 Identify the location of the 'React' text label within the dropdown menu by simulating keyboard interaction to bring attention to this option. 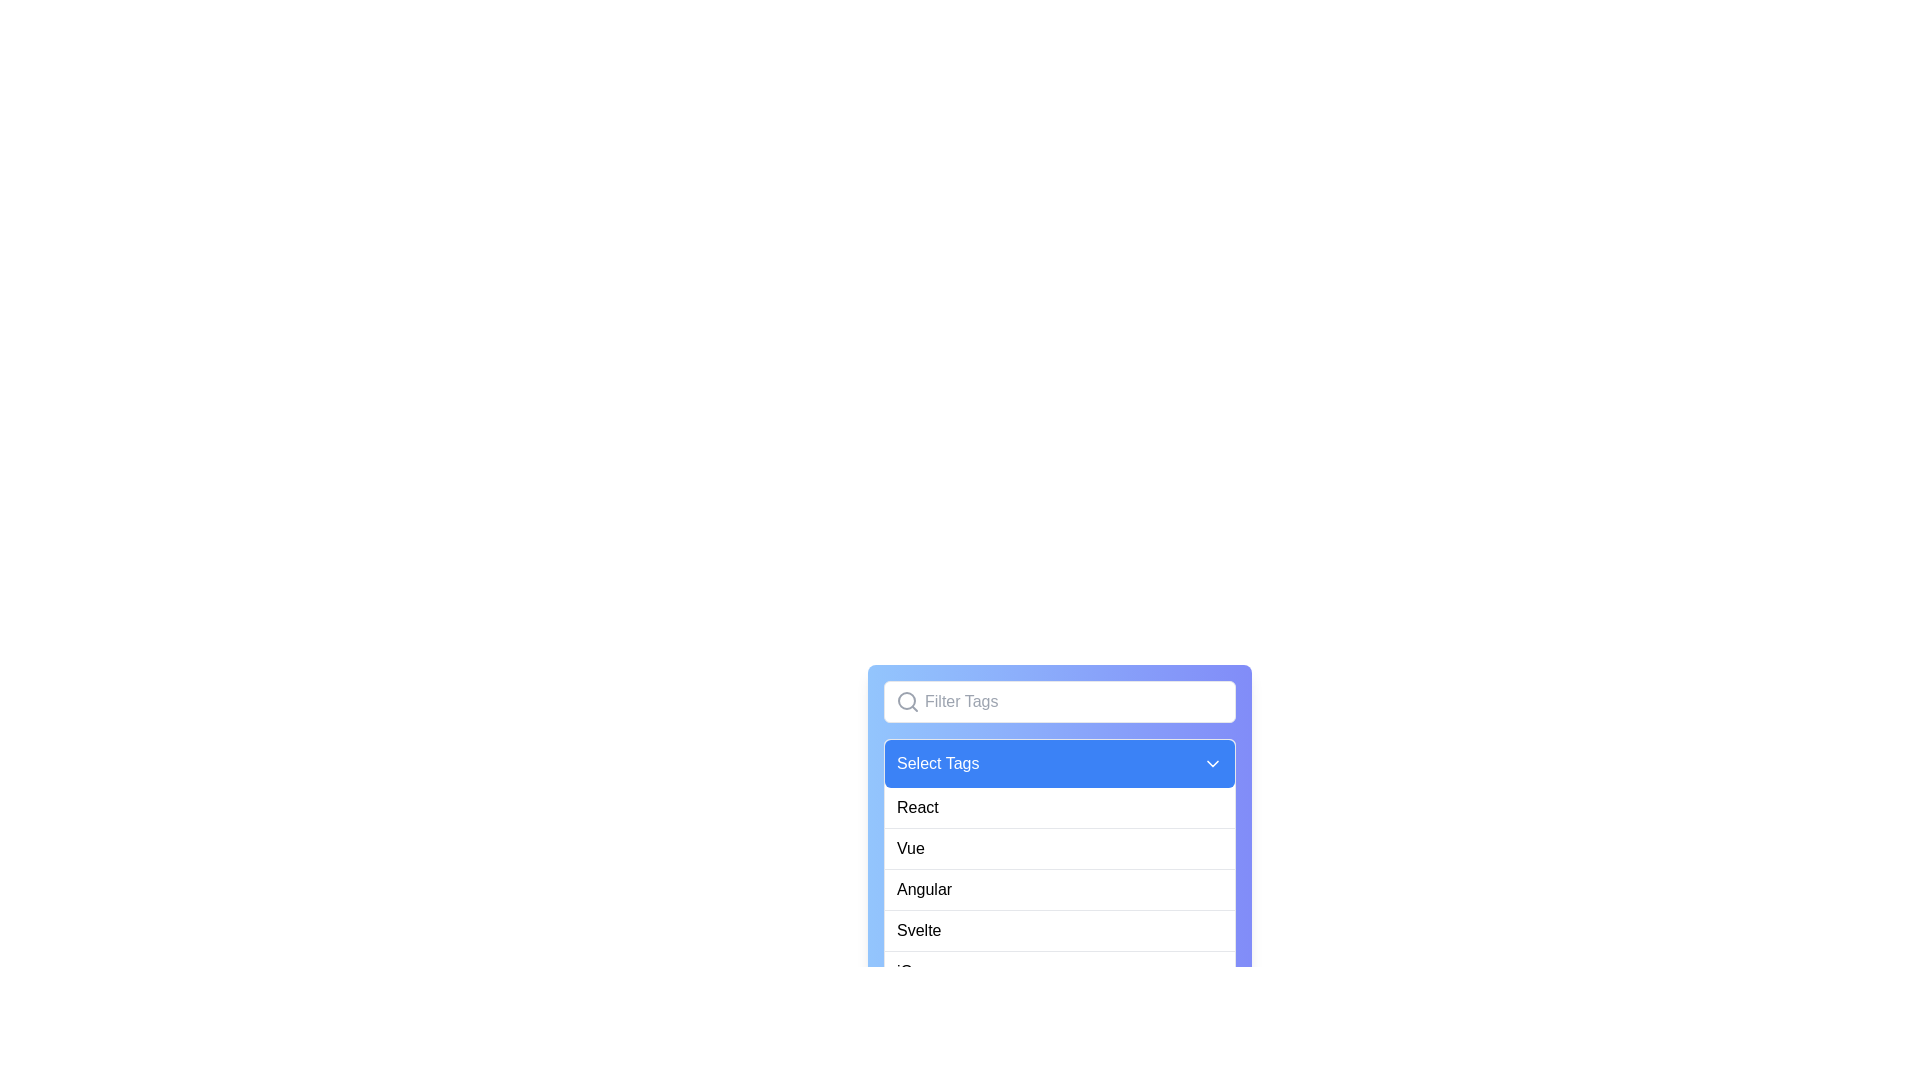
(916, 806).